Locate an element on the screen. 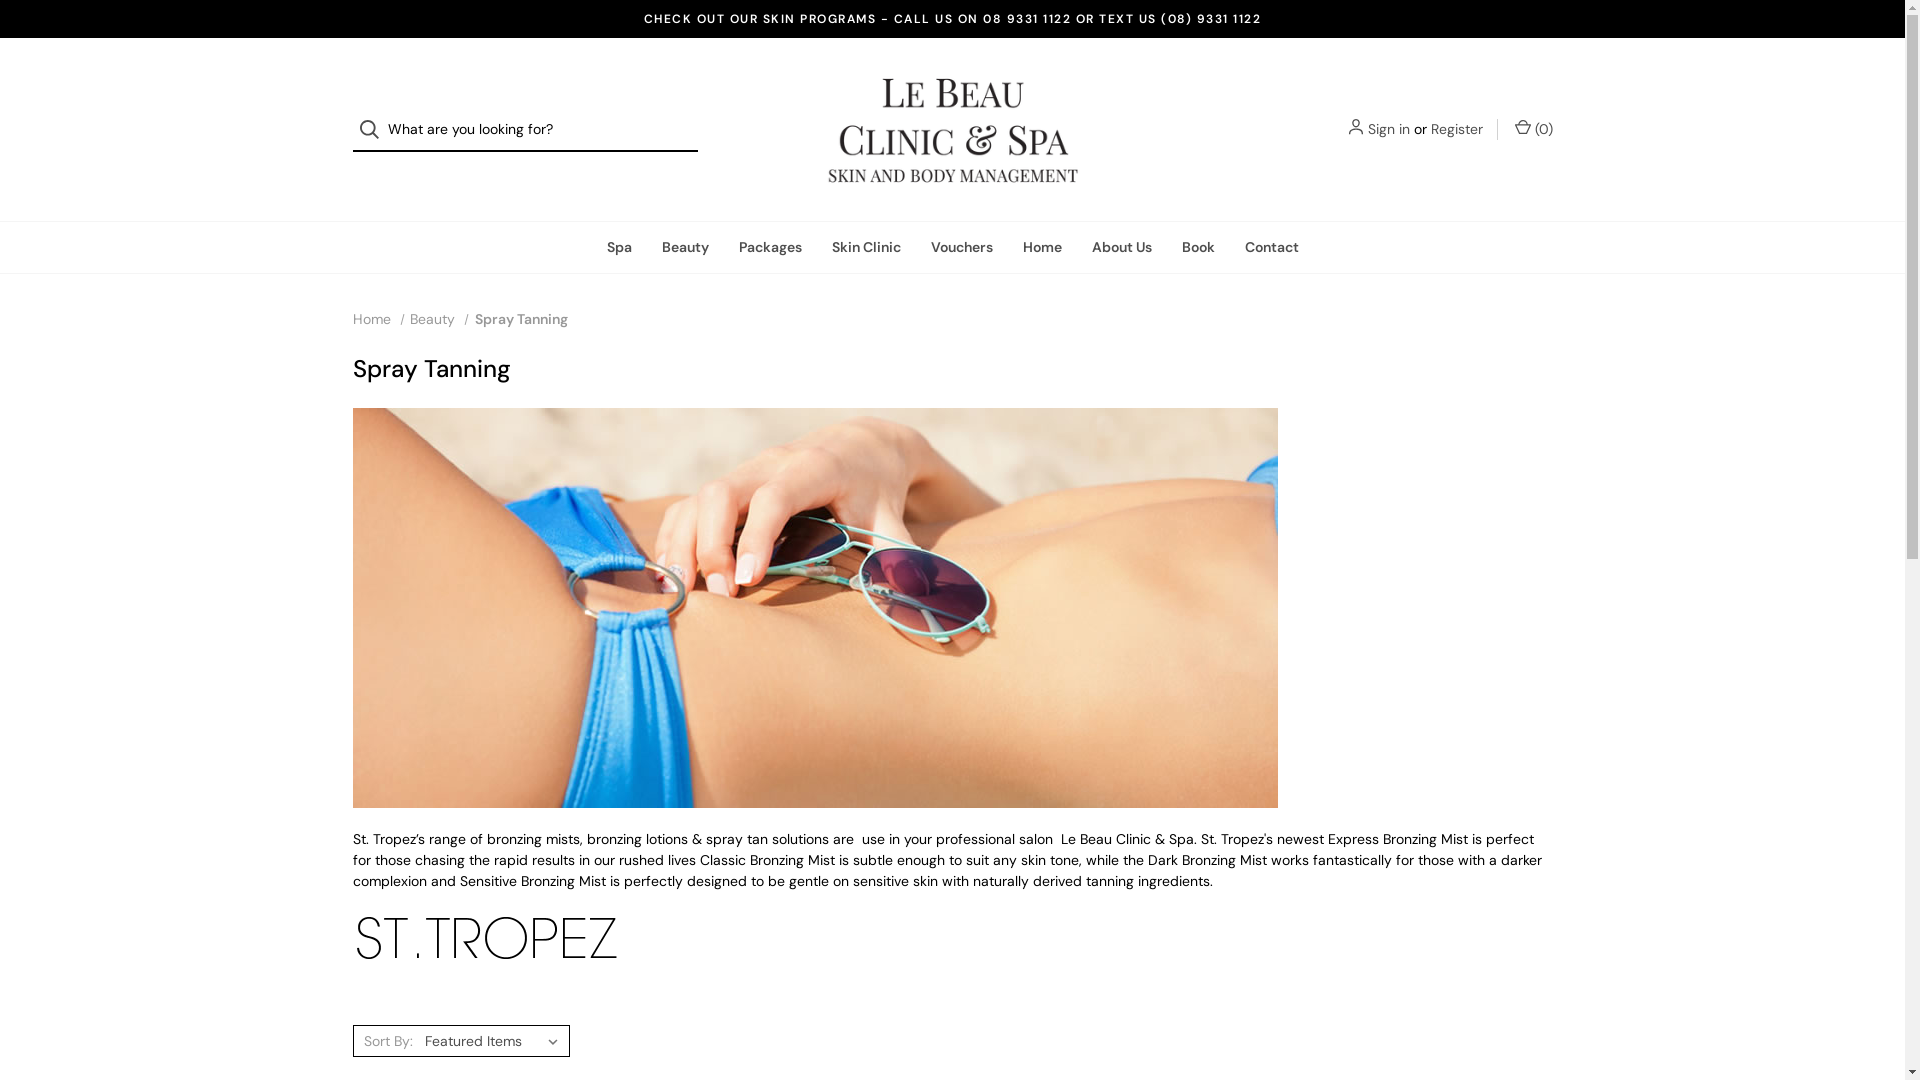 Image resolution: width=1920 pixels, height=1080 pixels. 'Contact' is located at coordinates (1271, 246).